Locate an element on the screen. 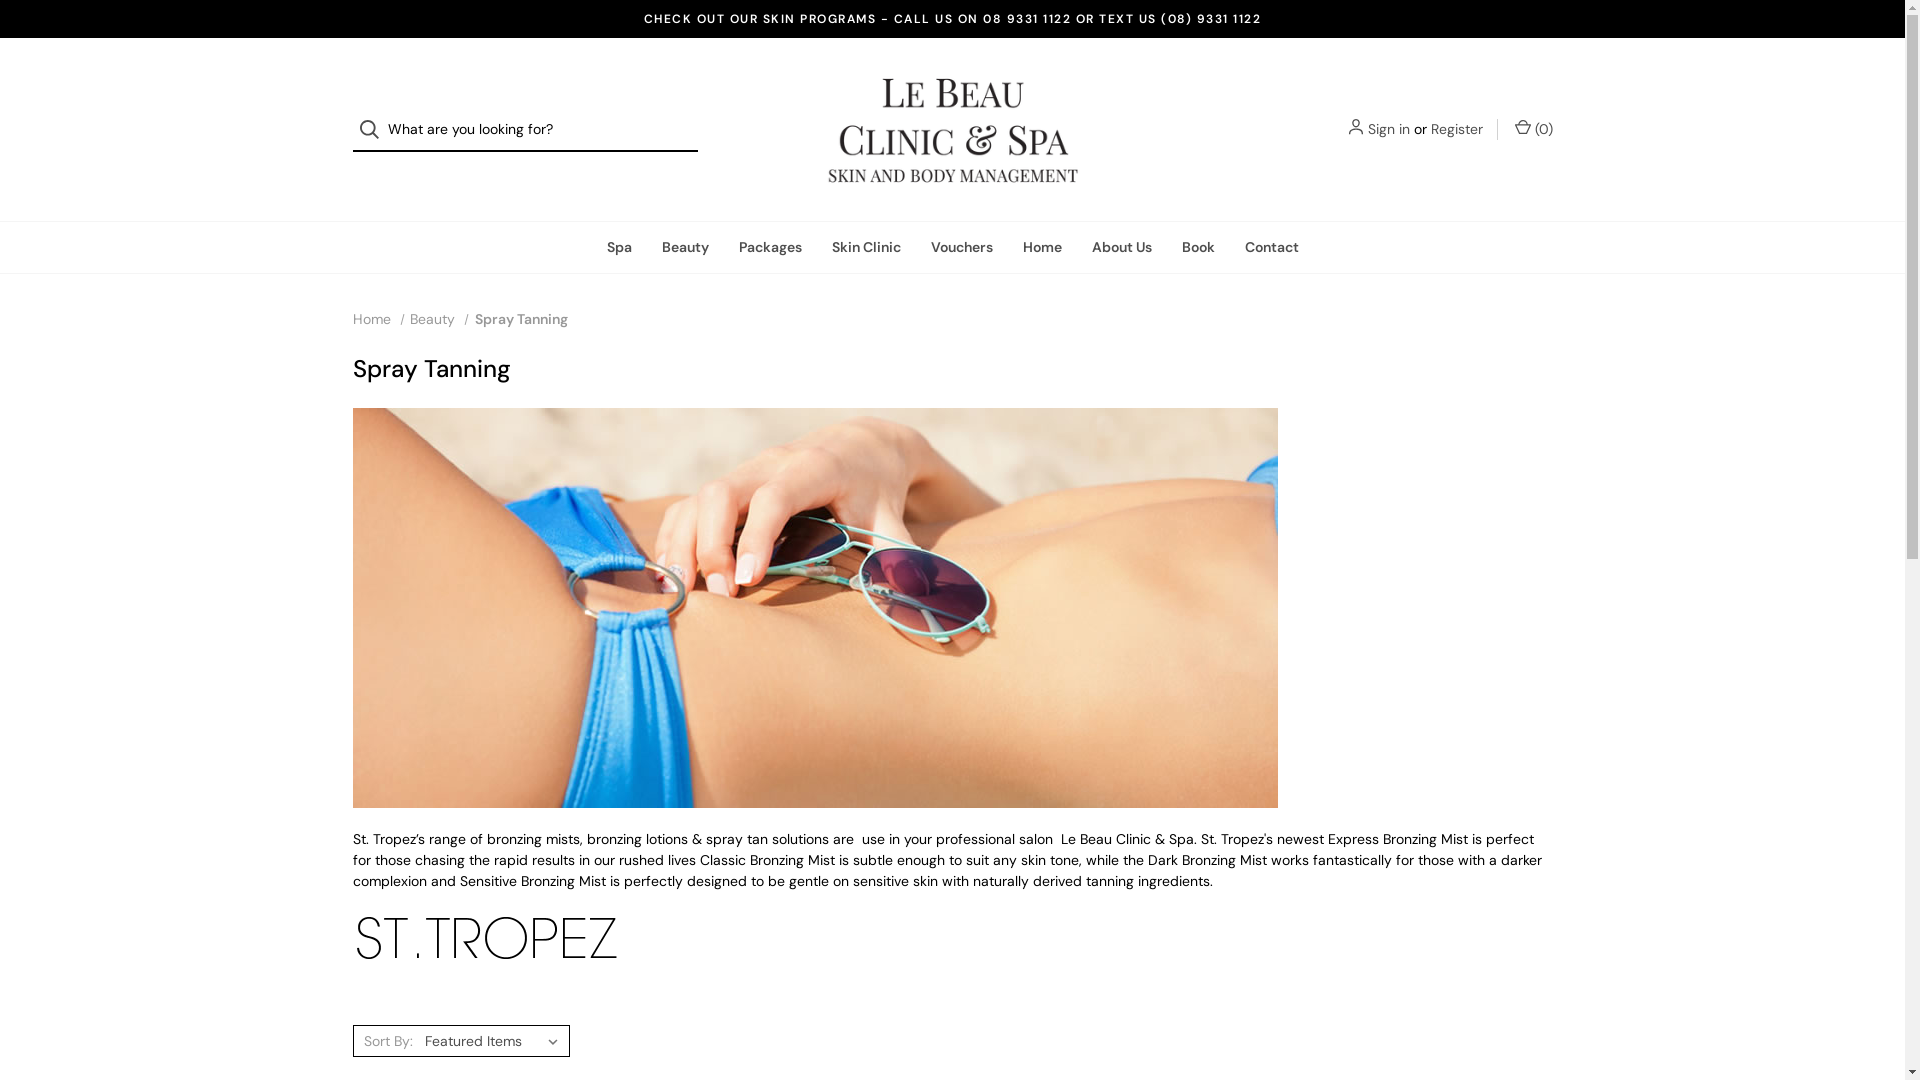 Image resolution: width=1920 pixels, height=1080 pixels. 'Contact' is located at coordinates (1271, 246).